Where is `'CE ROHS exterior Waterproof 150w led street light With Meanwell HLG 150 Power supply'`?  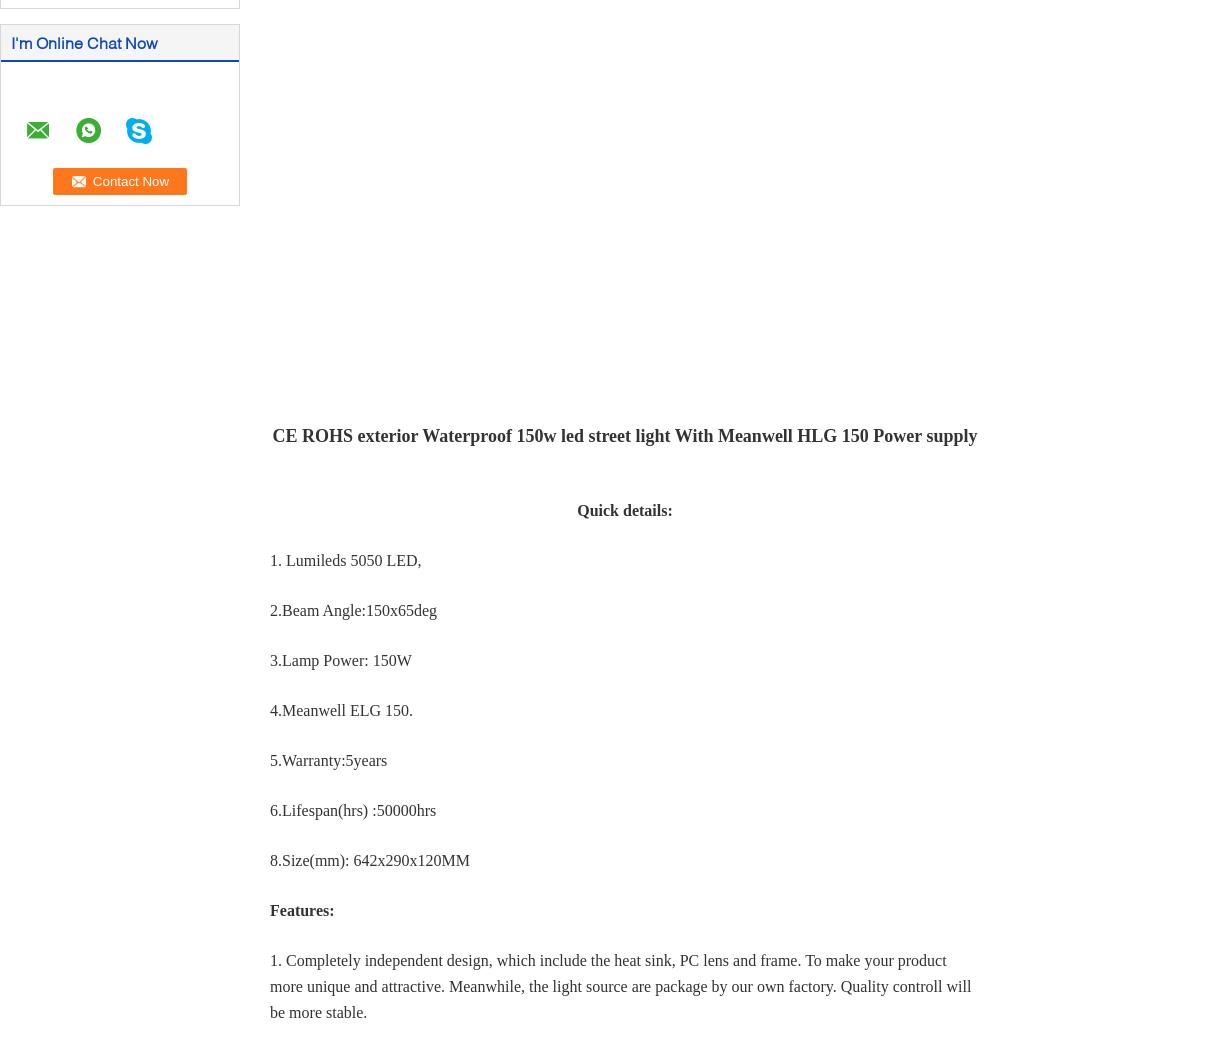 'CE ROHS exterior Waterproof 150w led street light With Meanwell HLG 150 Power supply' is located at coordinates (624, 435).